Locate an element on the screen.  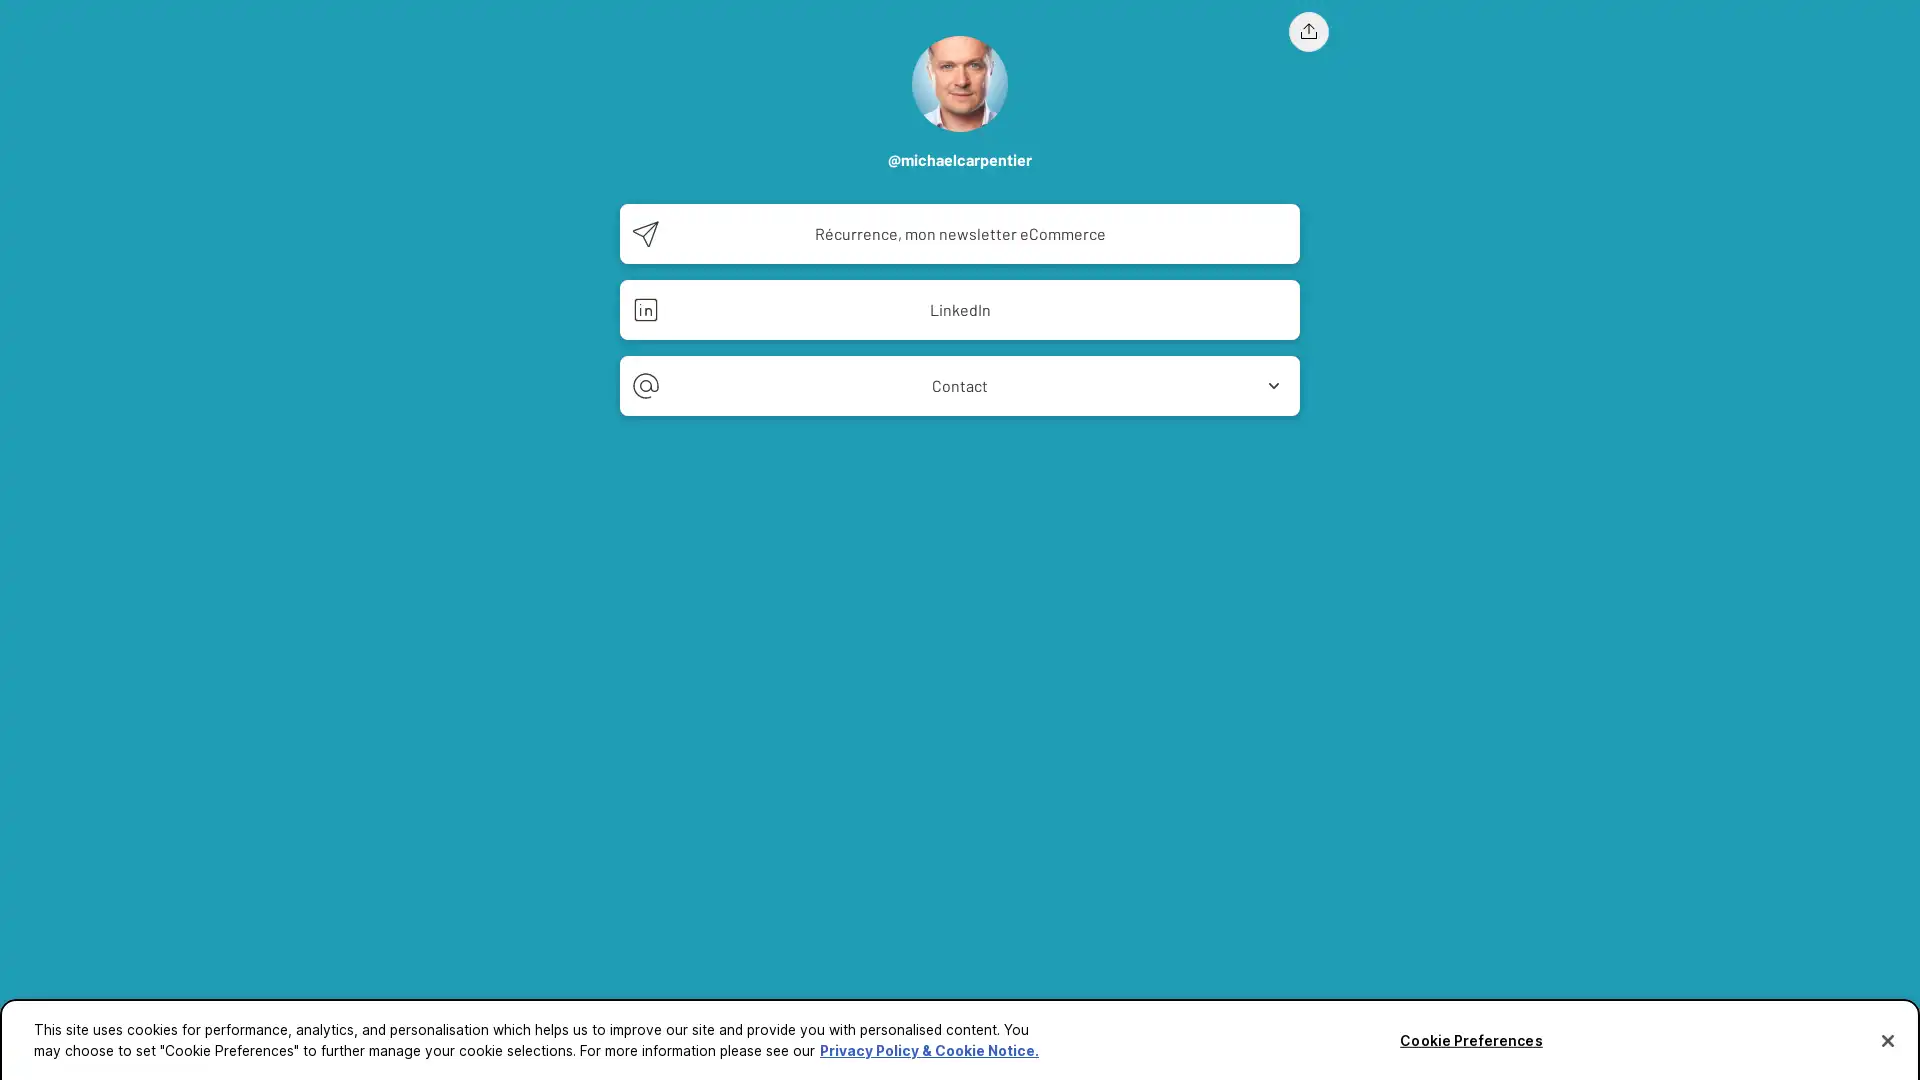
Close is located at coordinates (1886, 1033).